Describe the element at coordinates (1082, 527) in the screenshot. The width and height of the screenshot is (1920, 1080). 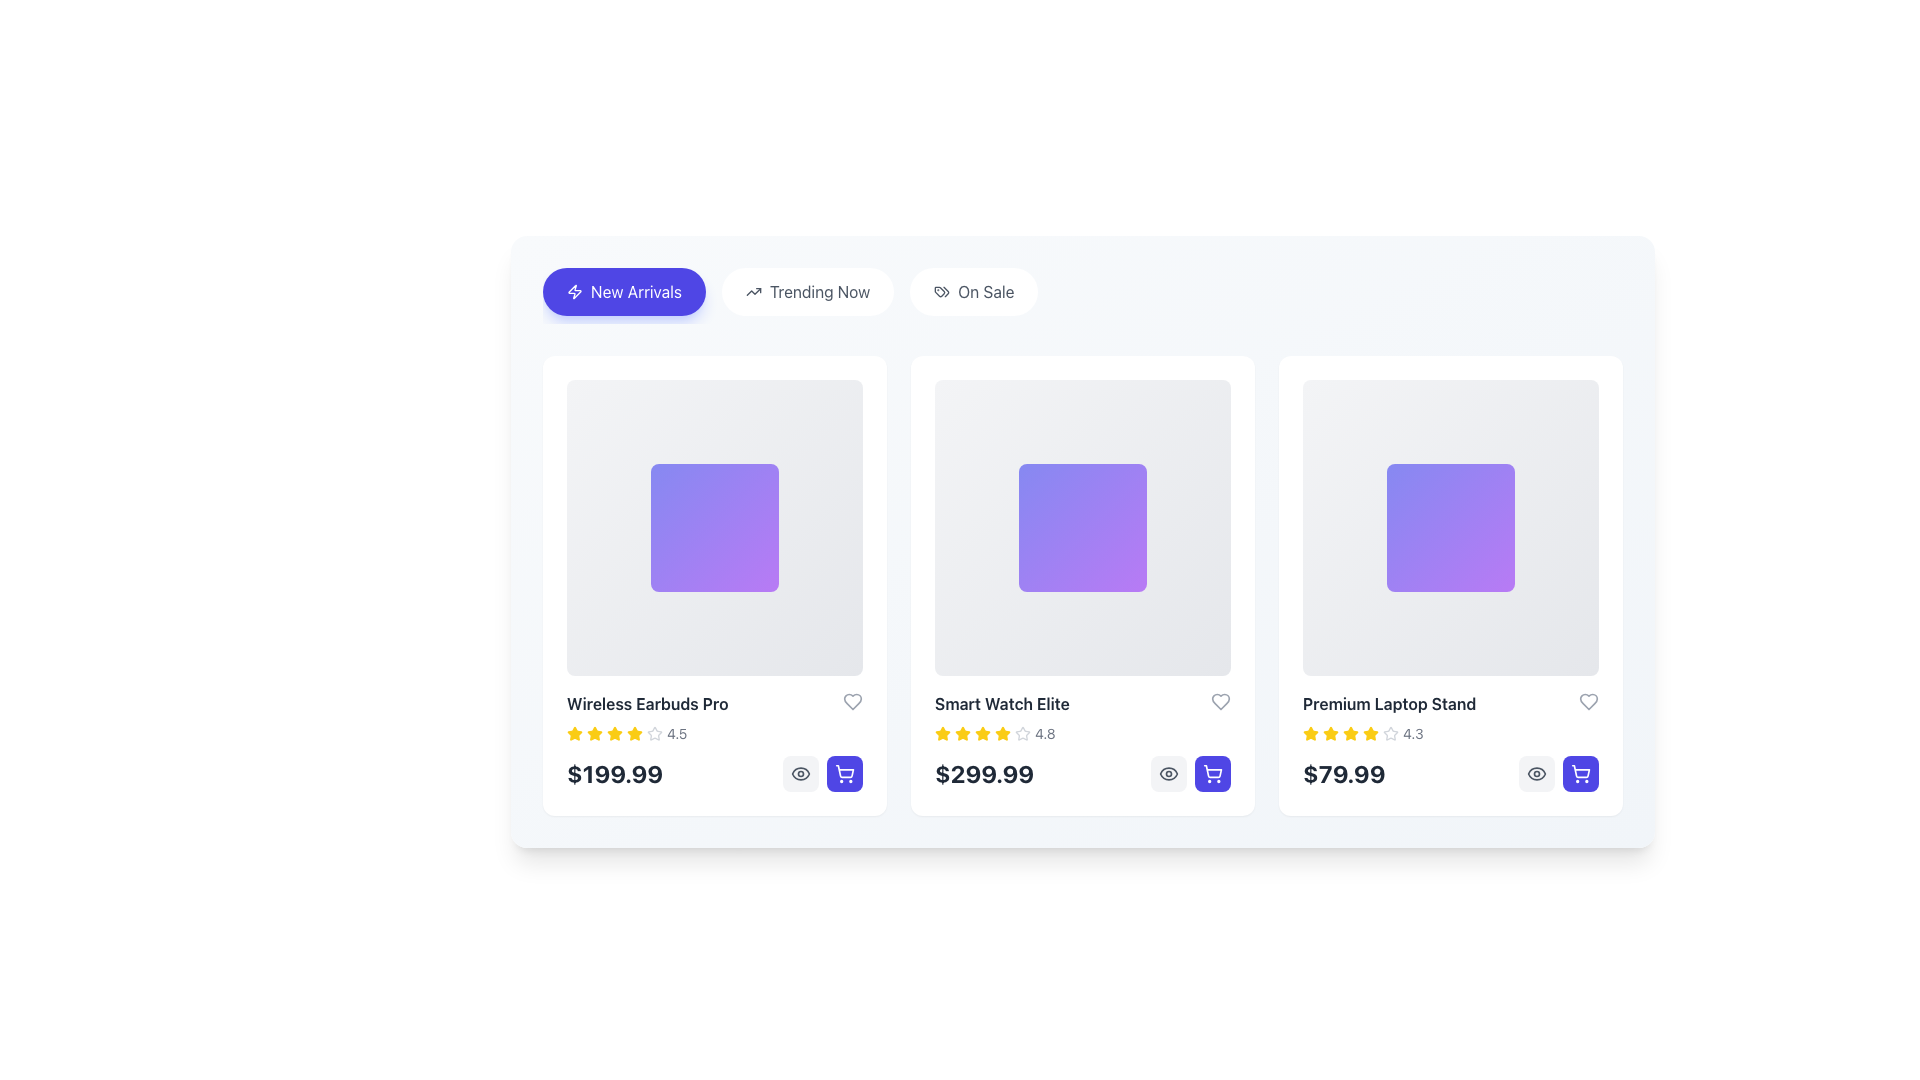
I see `the decorative visual element in the middle of the second product card titled 'Smart Watch Elite'` at that location.